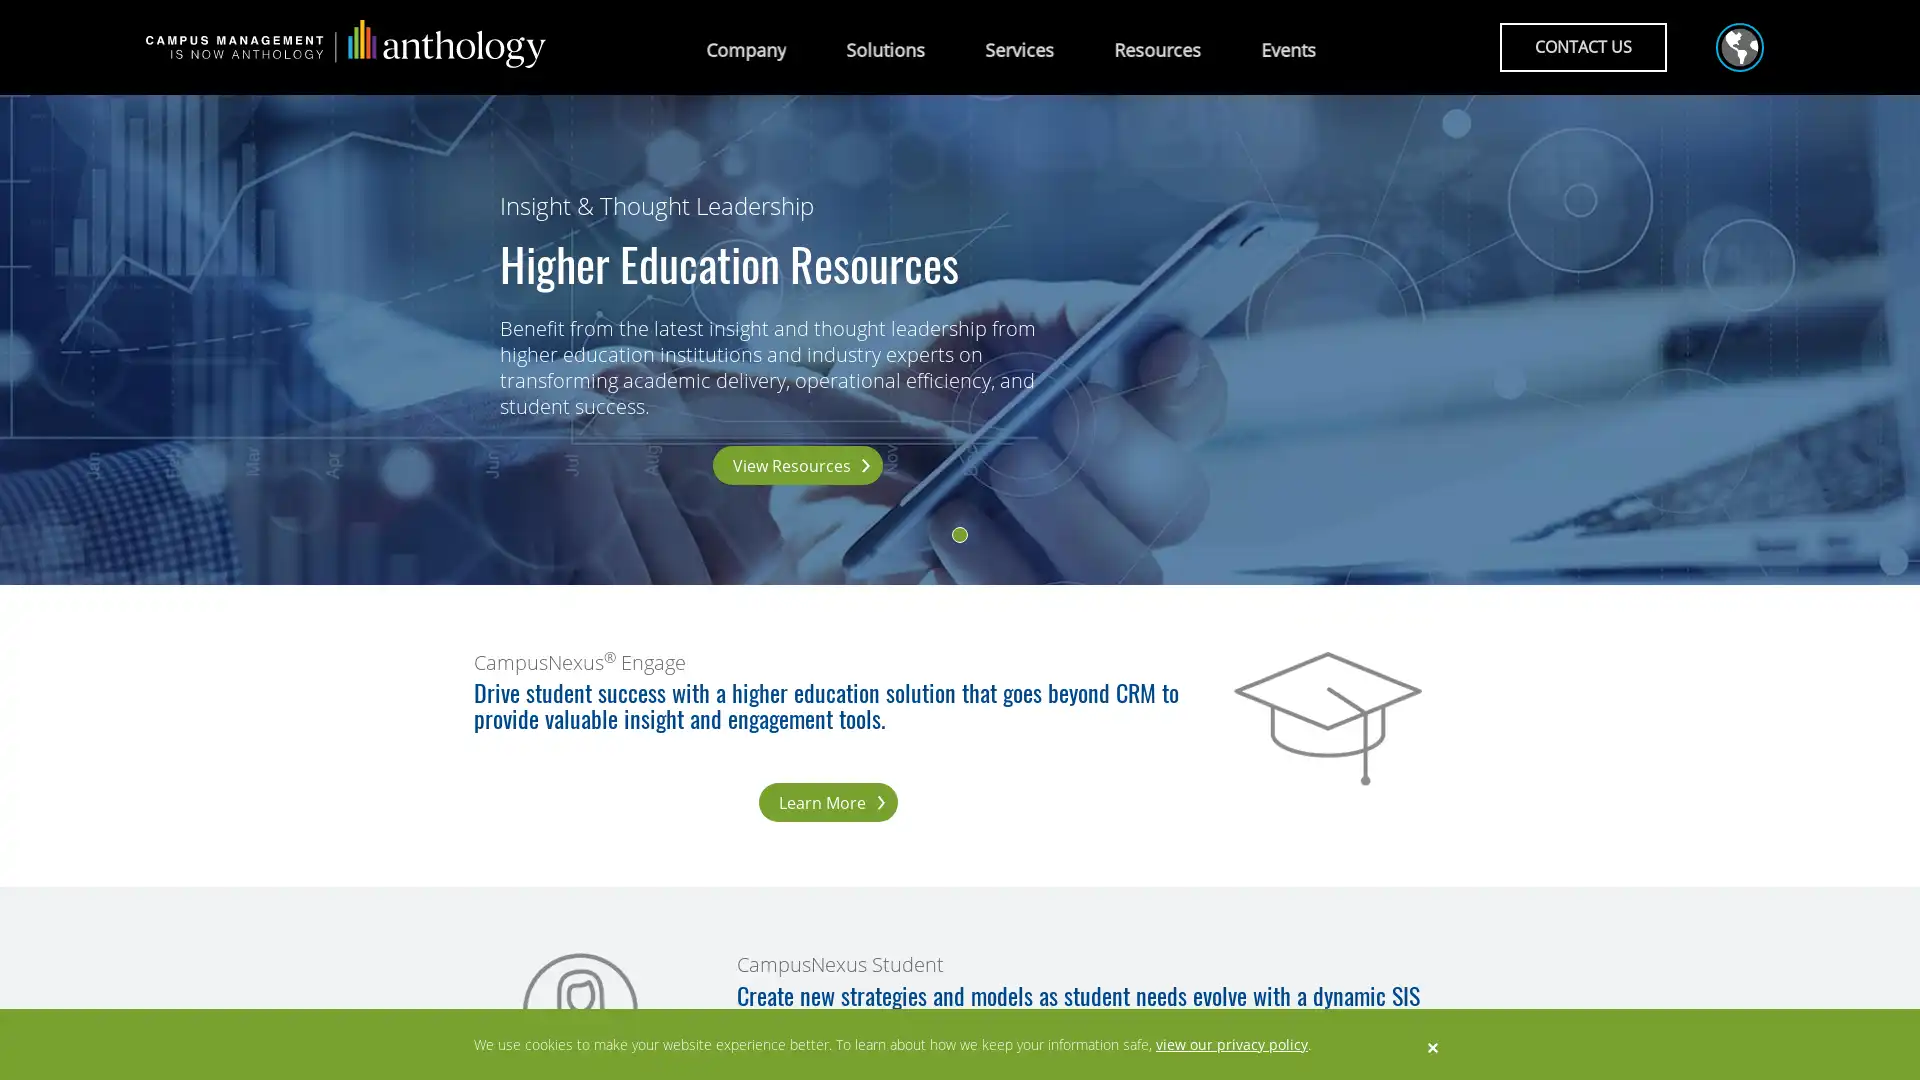  I want to click on Close, so click(1432, 1045).